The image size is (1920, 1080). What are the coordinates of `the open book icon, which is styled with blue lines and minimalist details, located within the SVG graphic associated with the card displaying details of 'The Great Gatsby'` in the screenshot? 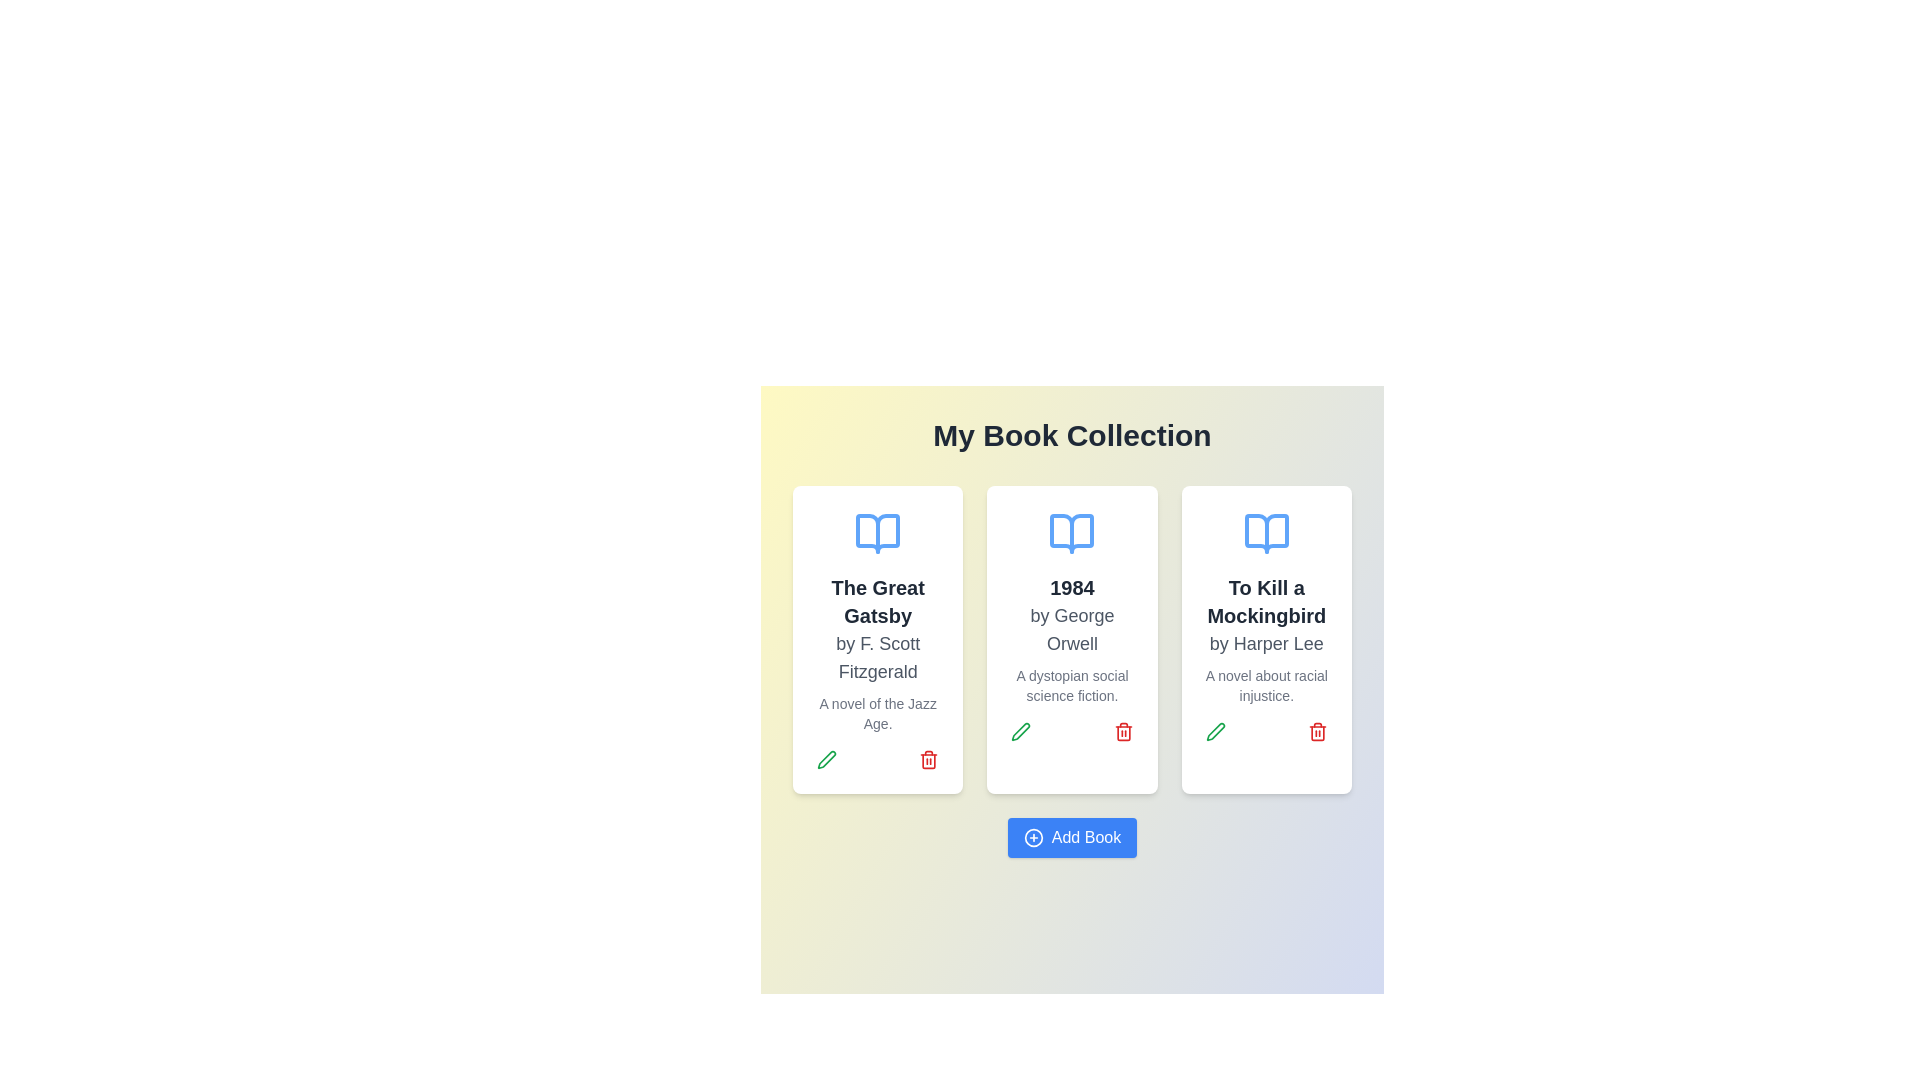 It's located at (878, 532).